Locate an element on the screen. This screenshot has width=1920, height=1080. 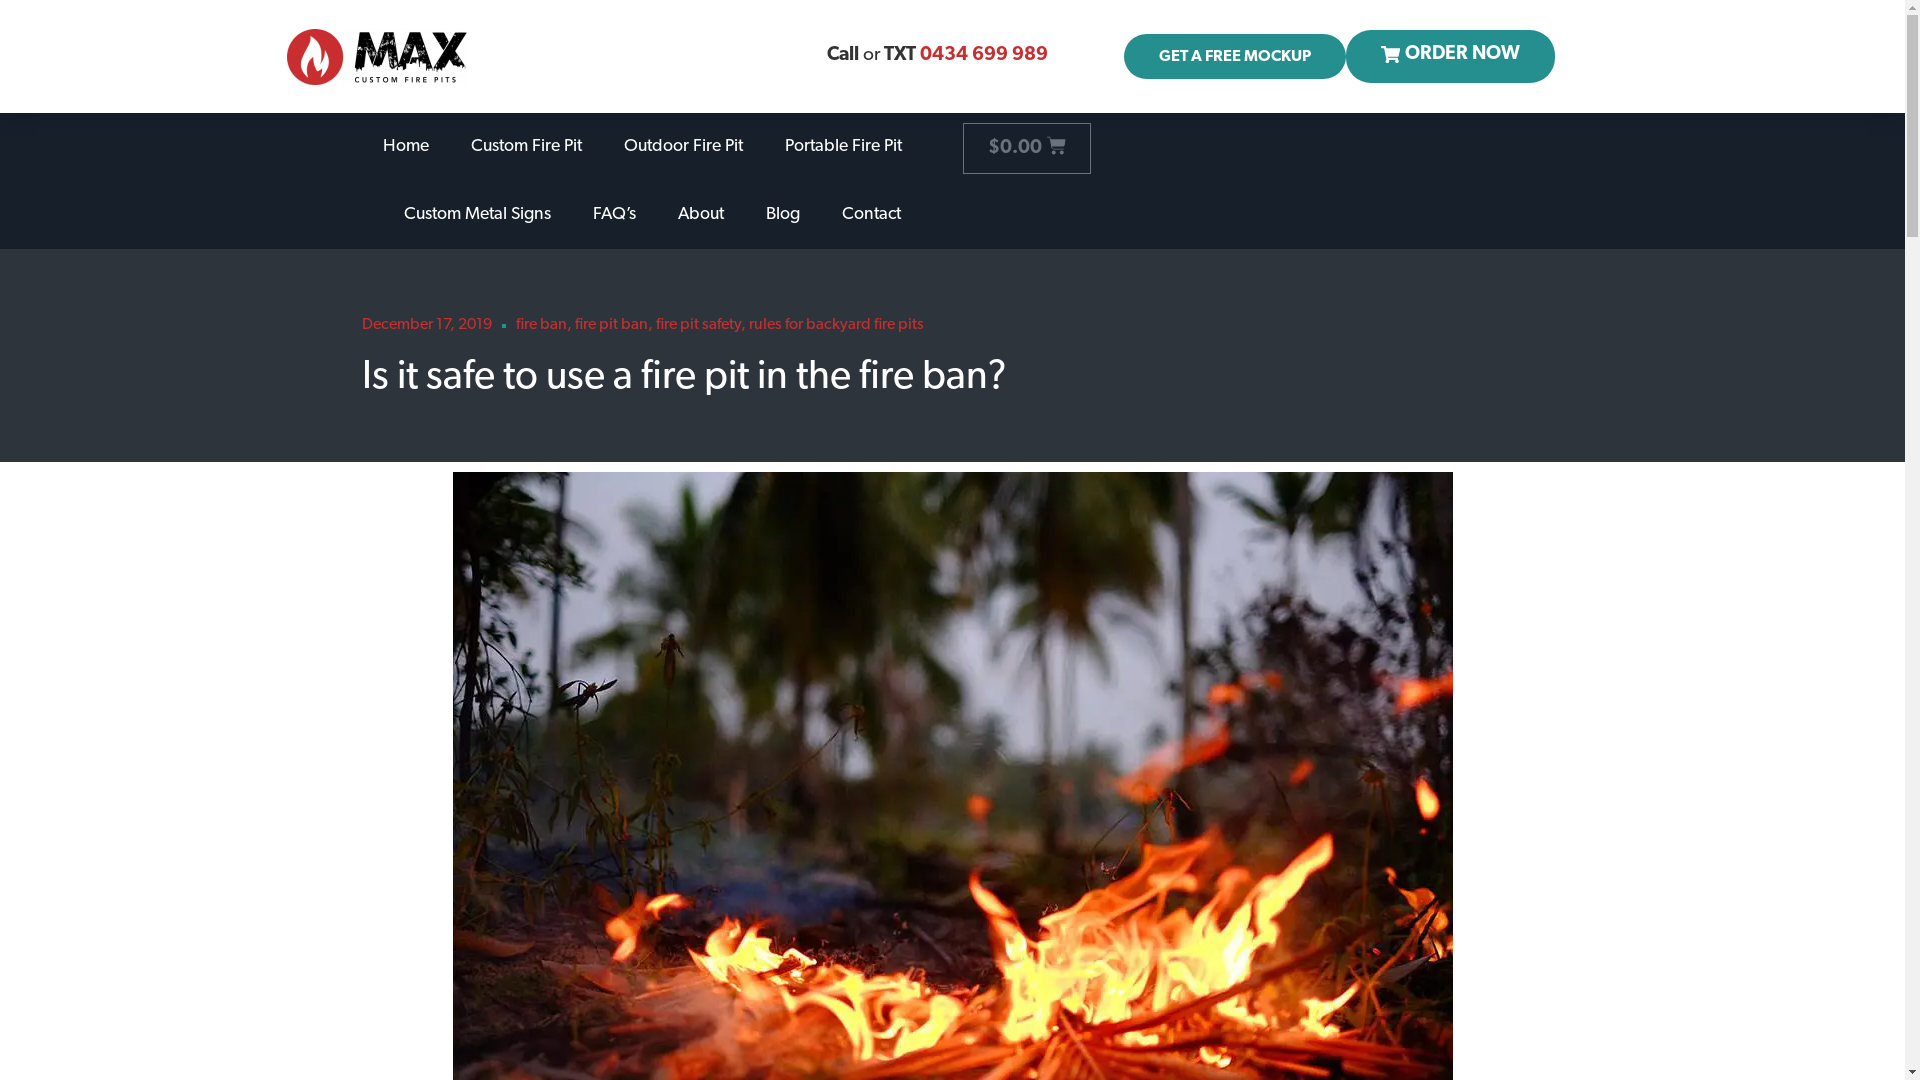
'max-firepits-logo@2x' is located at coordinates (377, 56).